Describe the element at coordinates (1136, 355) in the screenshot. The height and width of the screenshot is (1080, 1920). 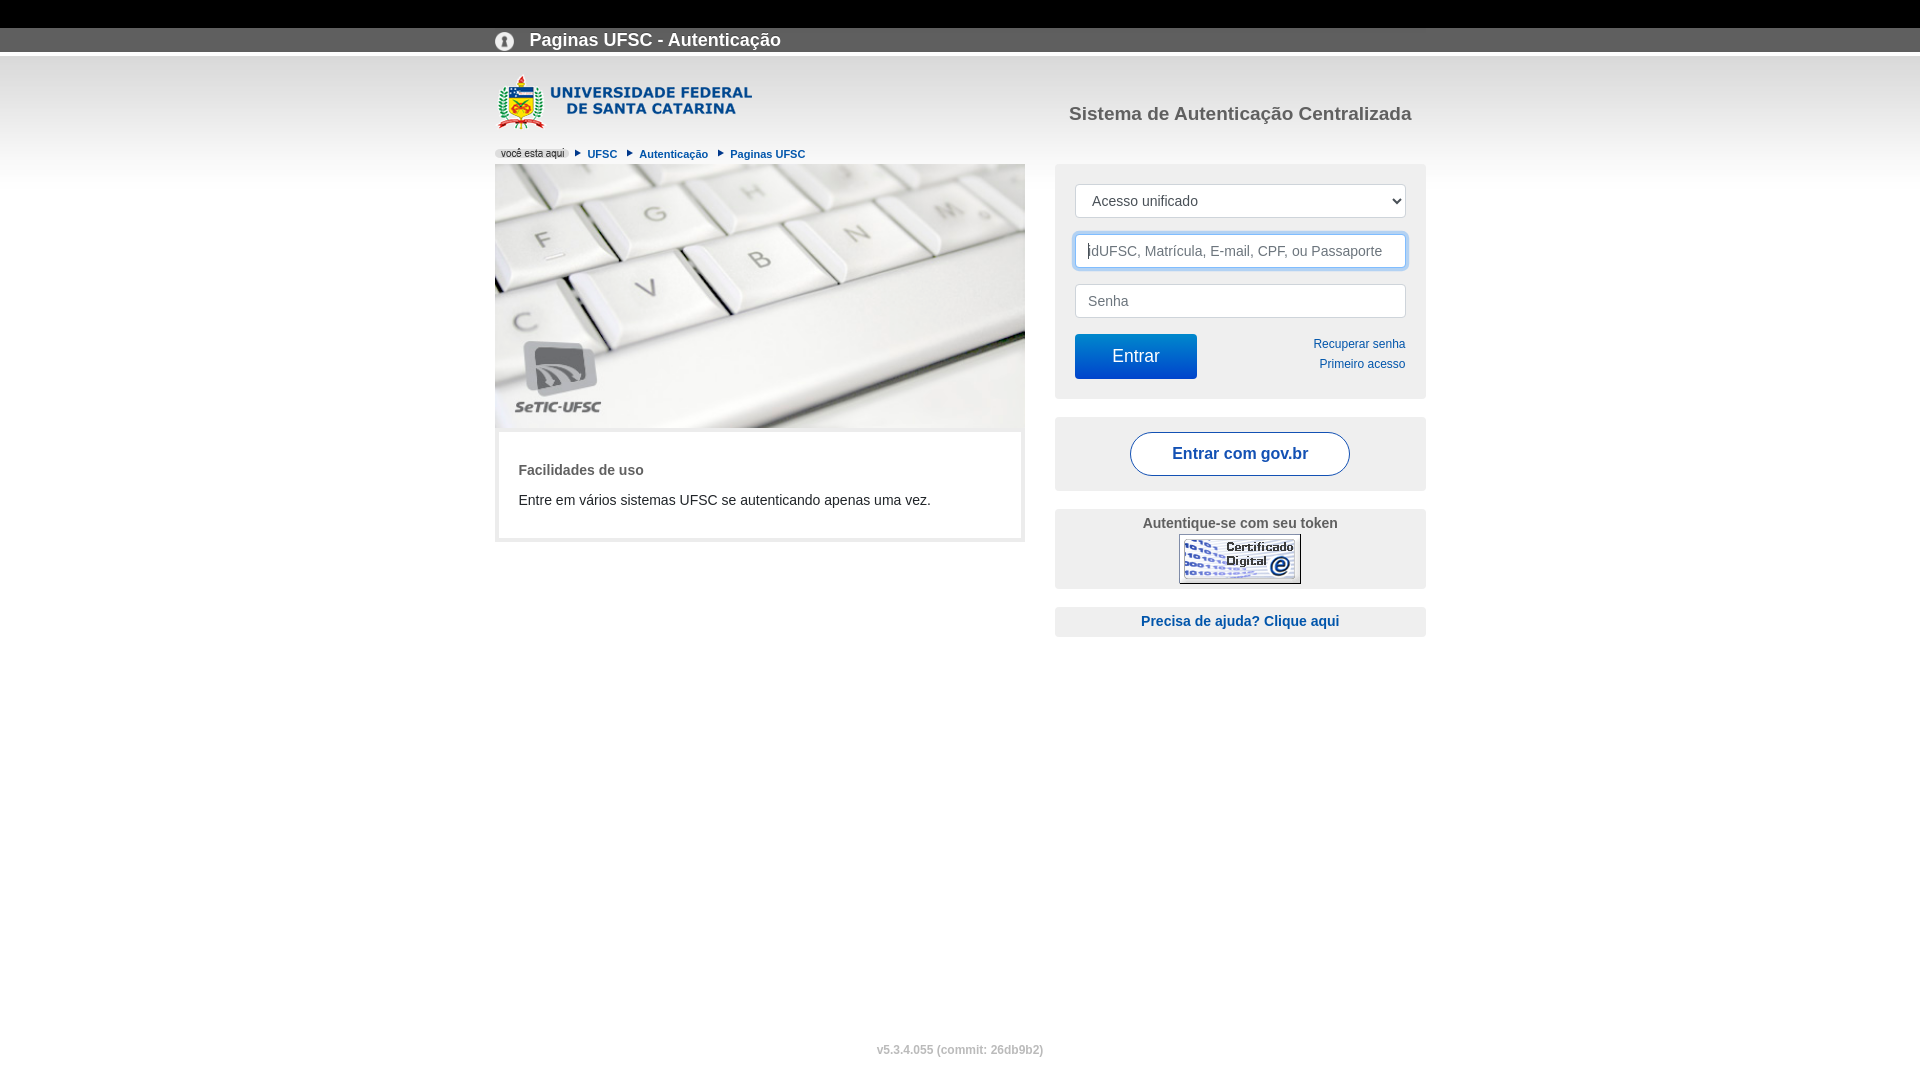
I see `'Entrar'` at that location.